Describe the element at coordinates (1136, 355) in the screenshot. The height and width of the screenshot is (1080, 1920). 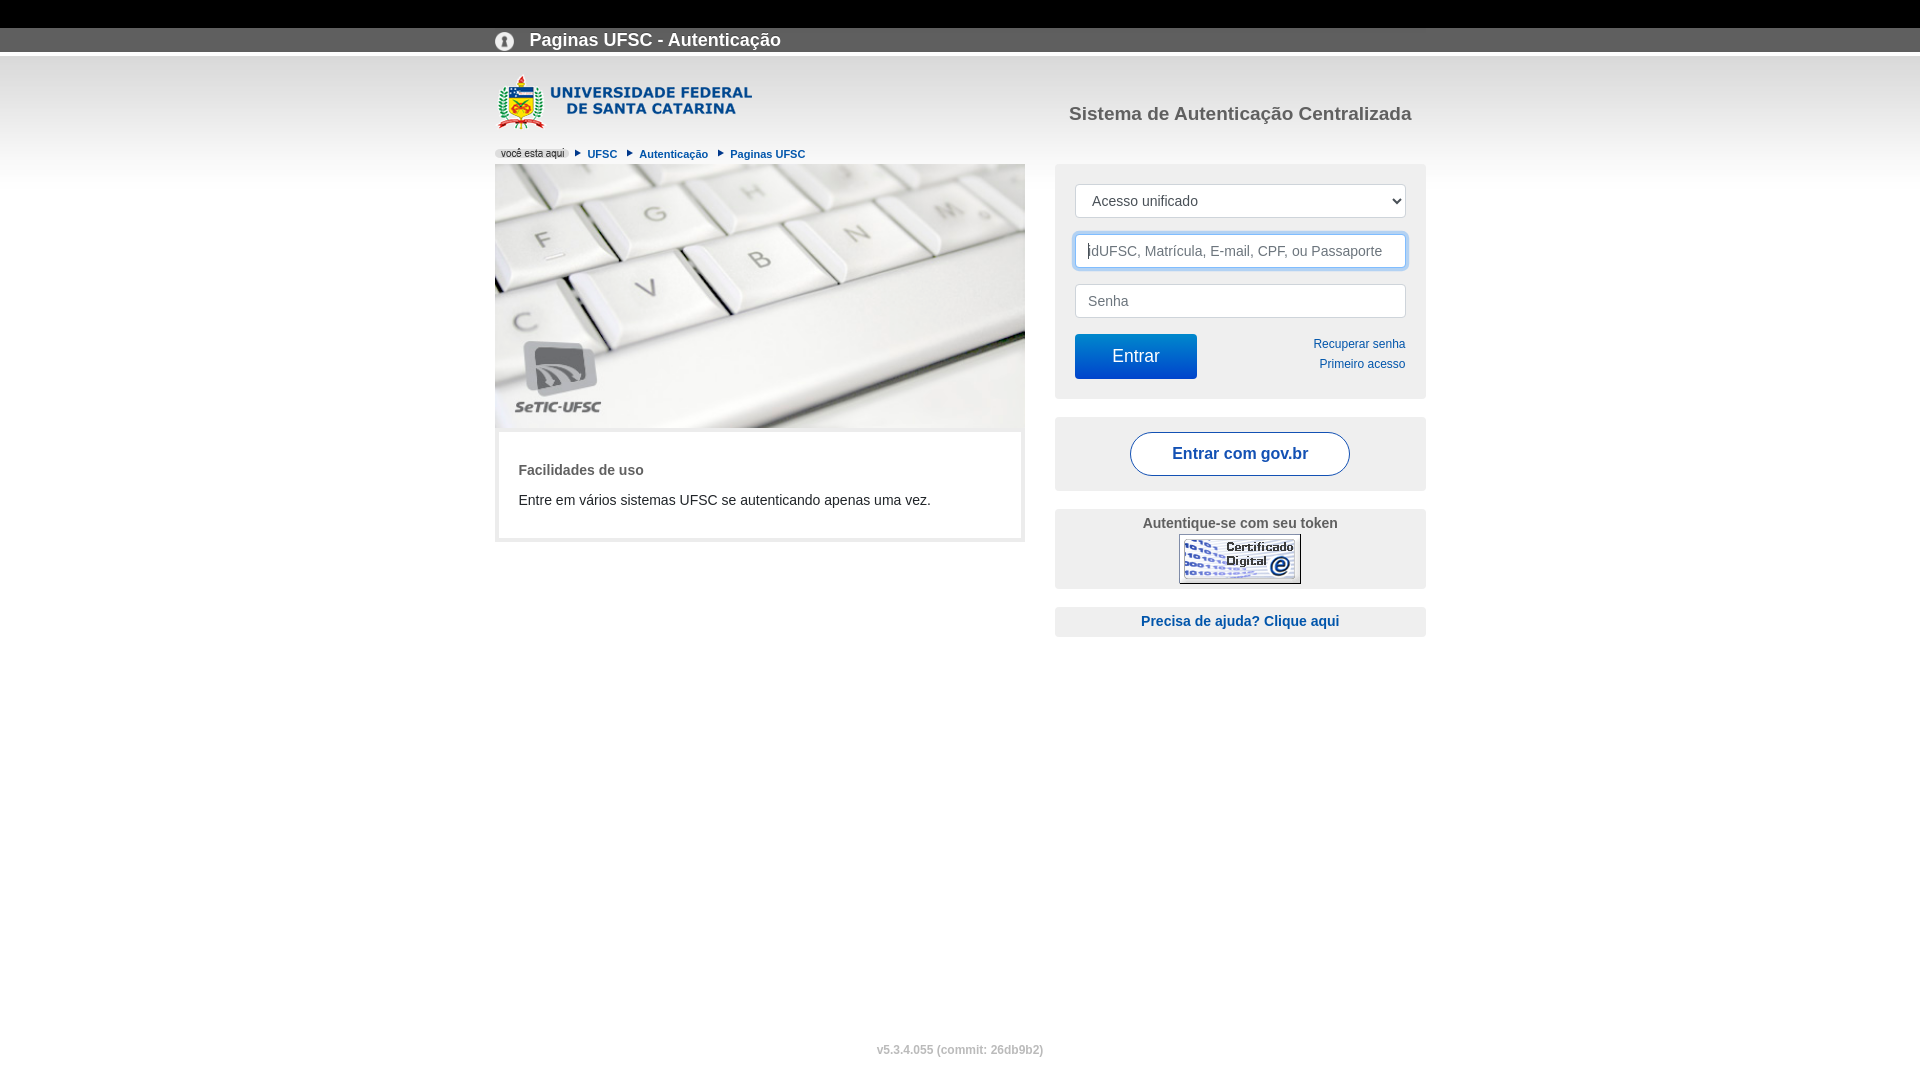
I see `'Entrar'` at that location.